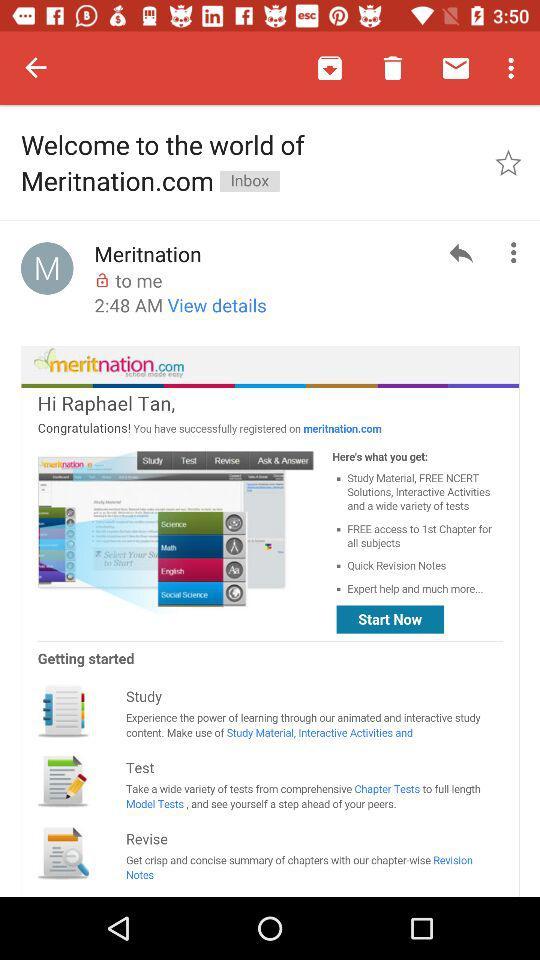  I want to click on the delete icon left to message icon shown on the top of the page, so click(393, 68).